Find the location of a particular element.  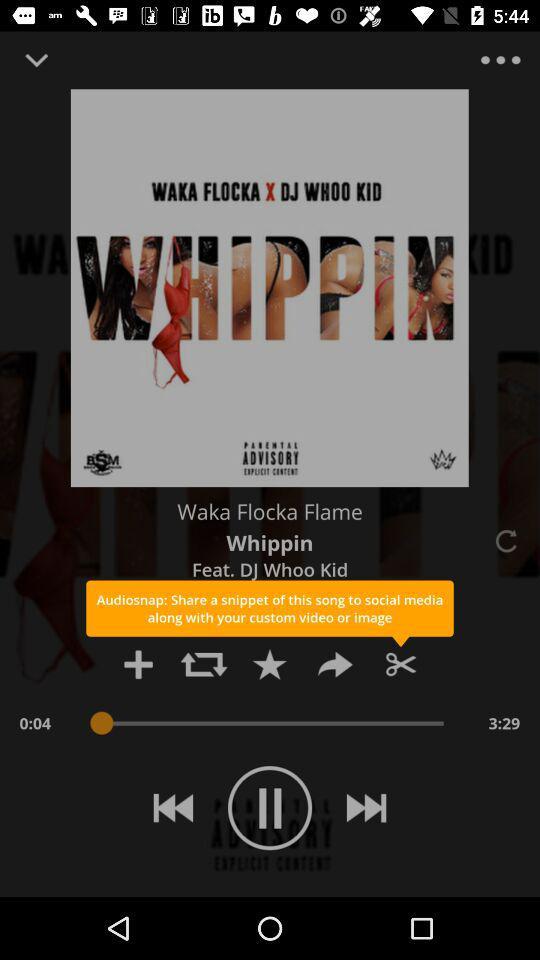

the redo icon is located at coordinates (335, 664).